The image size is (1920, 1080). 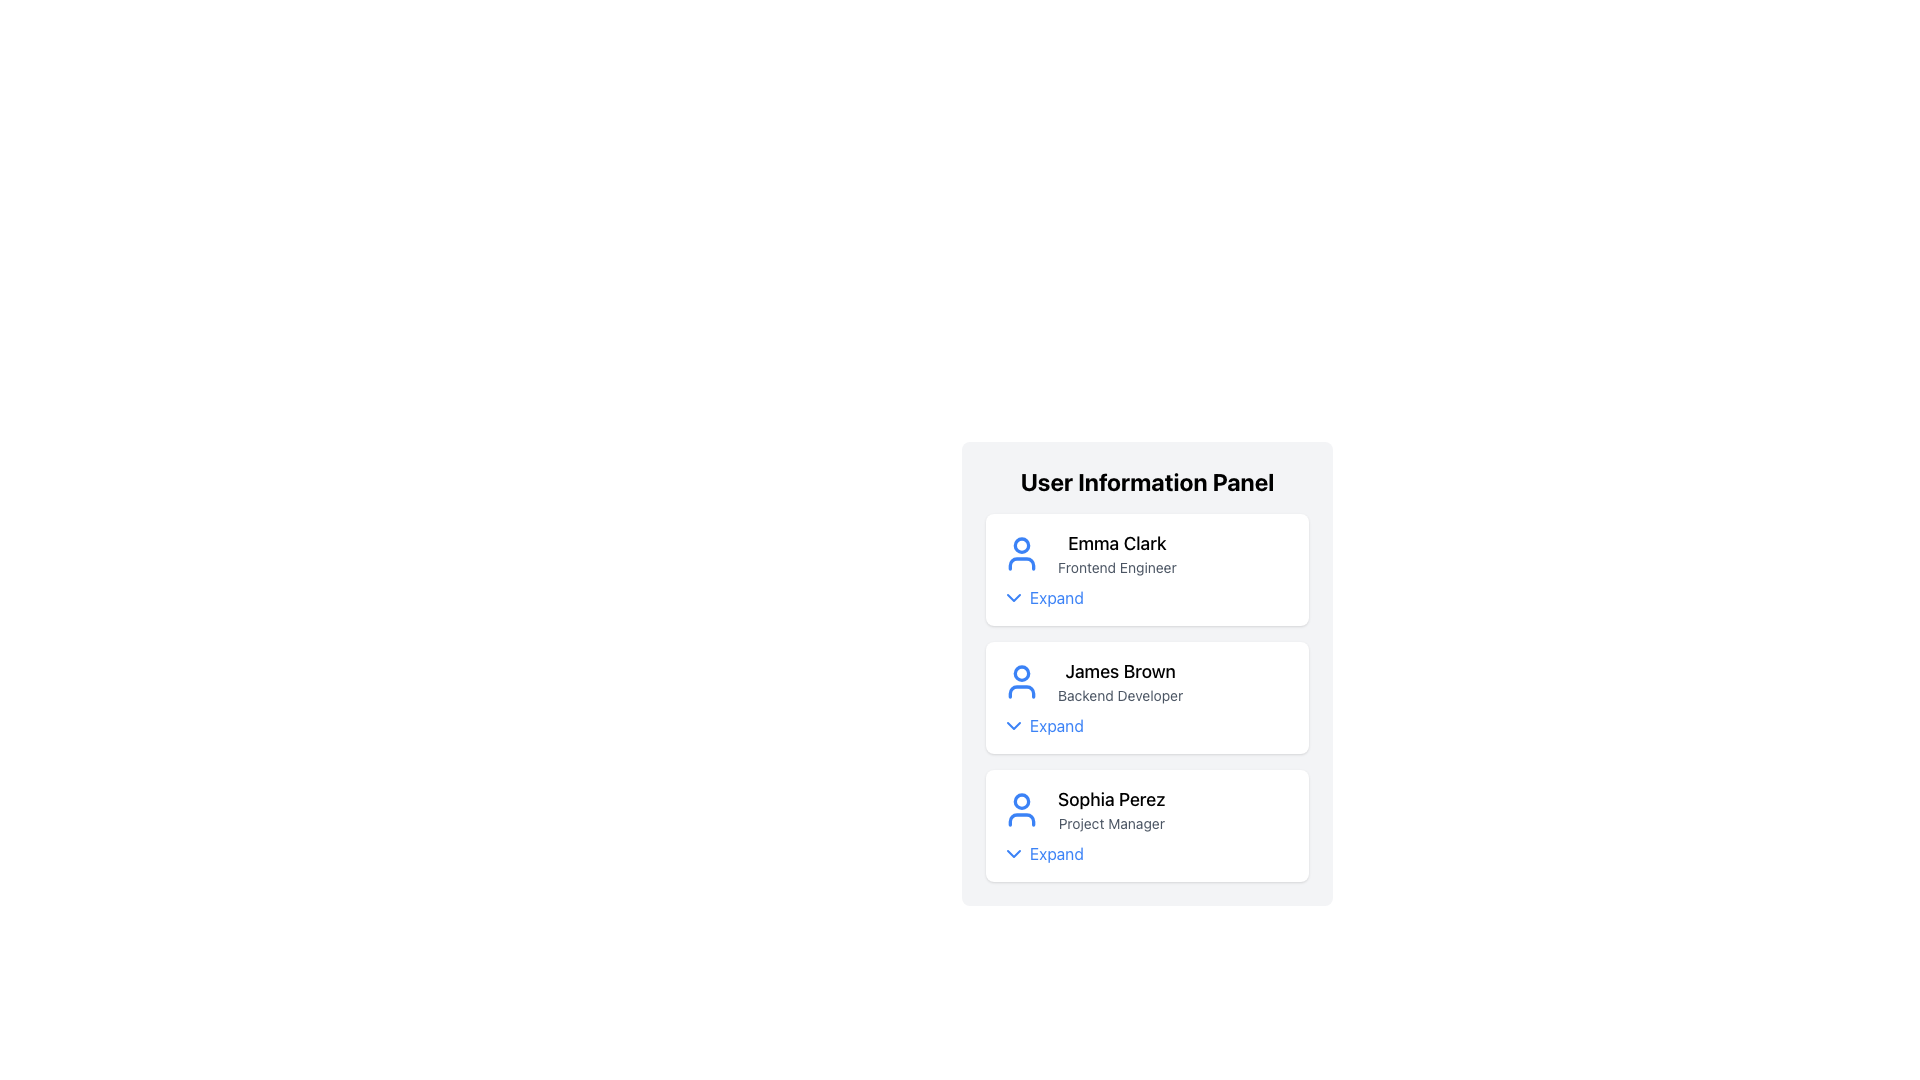 What do you see at coordinates (1147, 825) in the screenshot?
I see `displayed information from the Profile panel which is the third and last panel in the vertical list of user information panels, located below the 'James Brown' panel` at bounding box center [1147, 825].